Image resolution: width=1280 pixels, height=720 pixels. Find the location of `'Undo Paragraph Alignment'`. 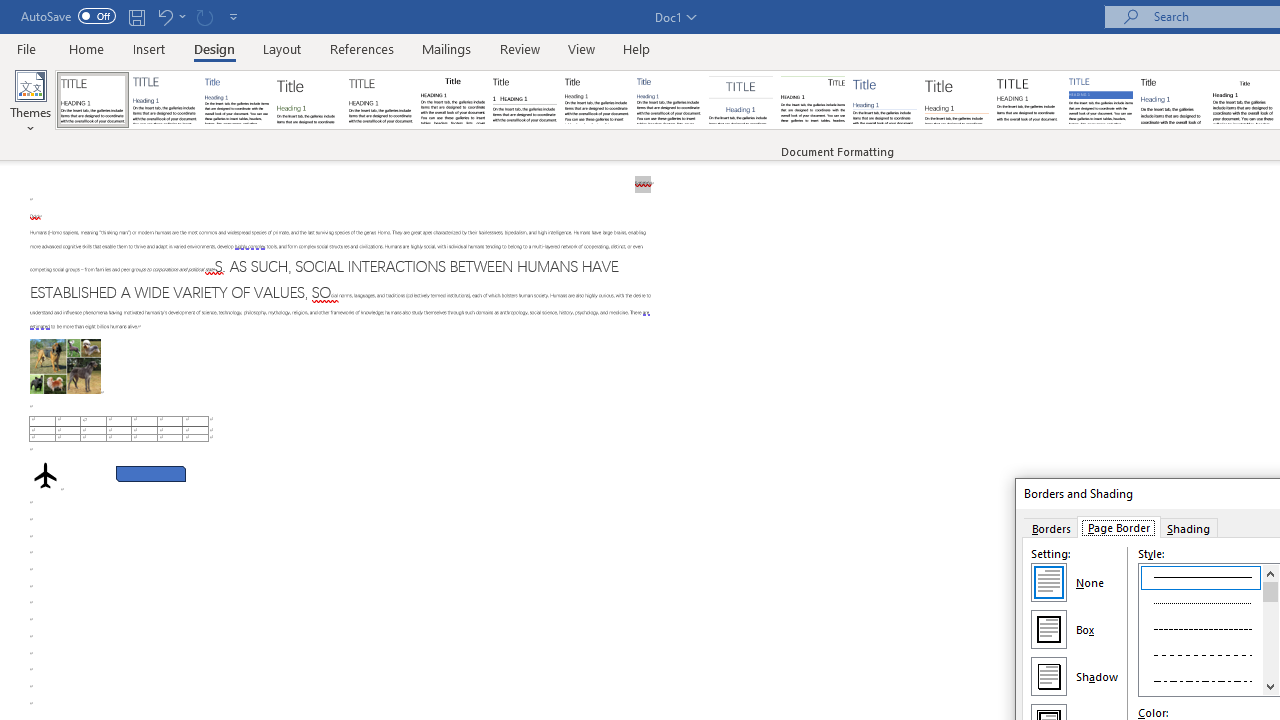

'Undo Paragraph Alignment' is located at coordinates (170, 16).